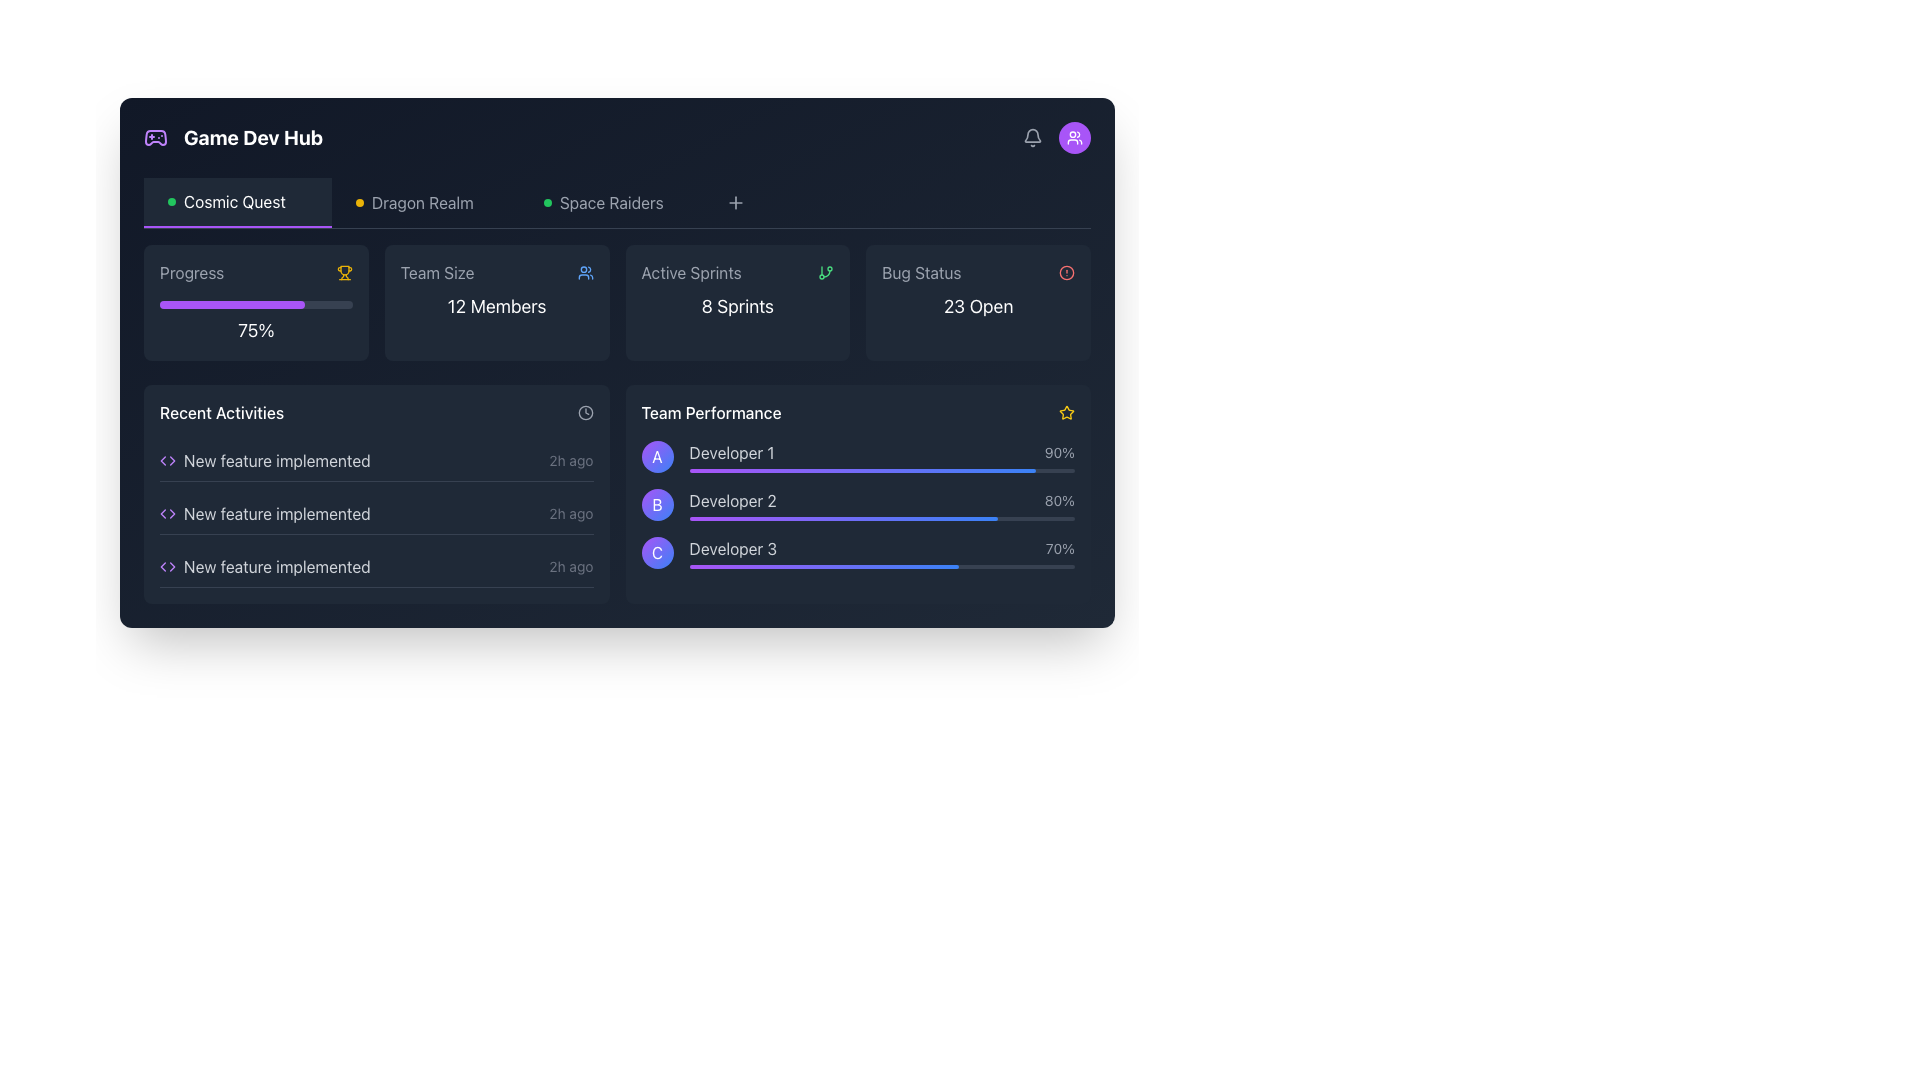 The width and height of the screenshot is (1920, 1080). Describe the element at coordinates (1059, 548) in the screenshot. I see `the displayed percentage value from the text label indicating the performance metric` at that location.